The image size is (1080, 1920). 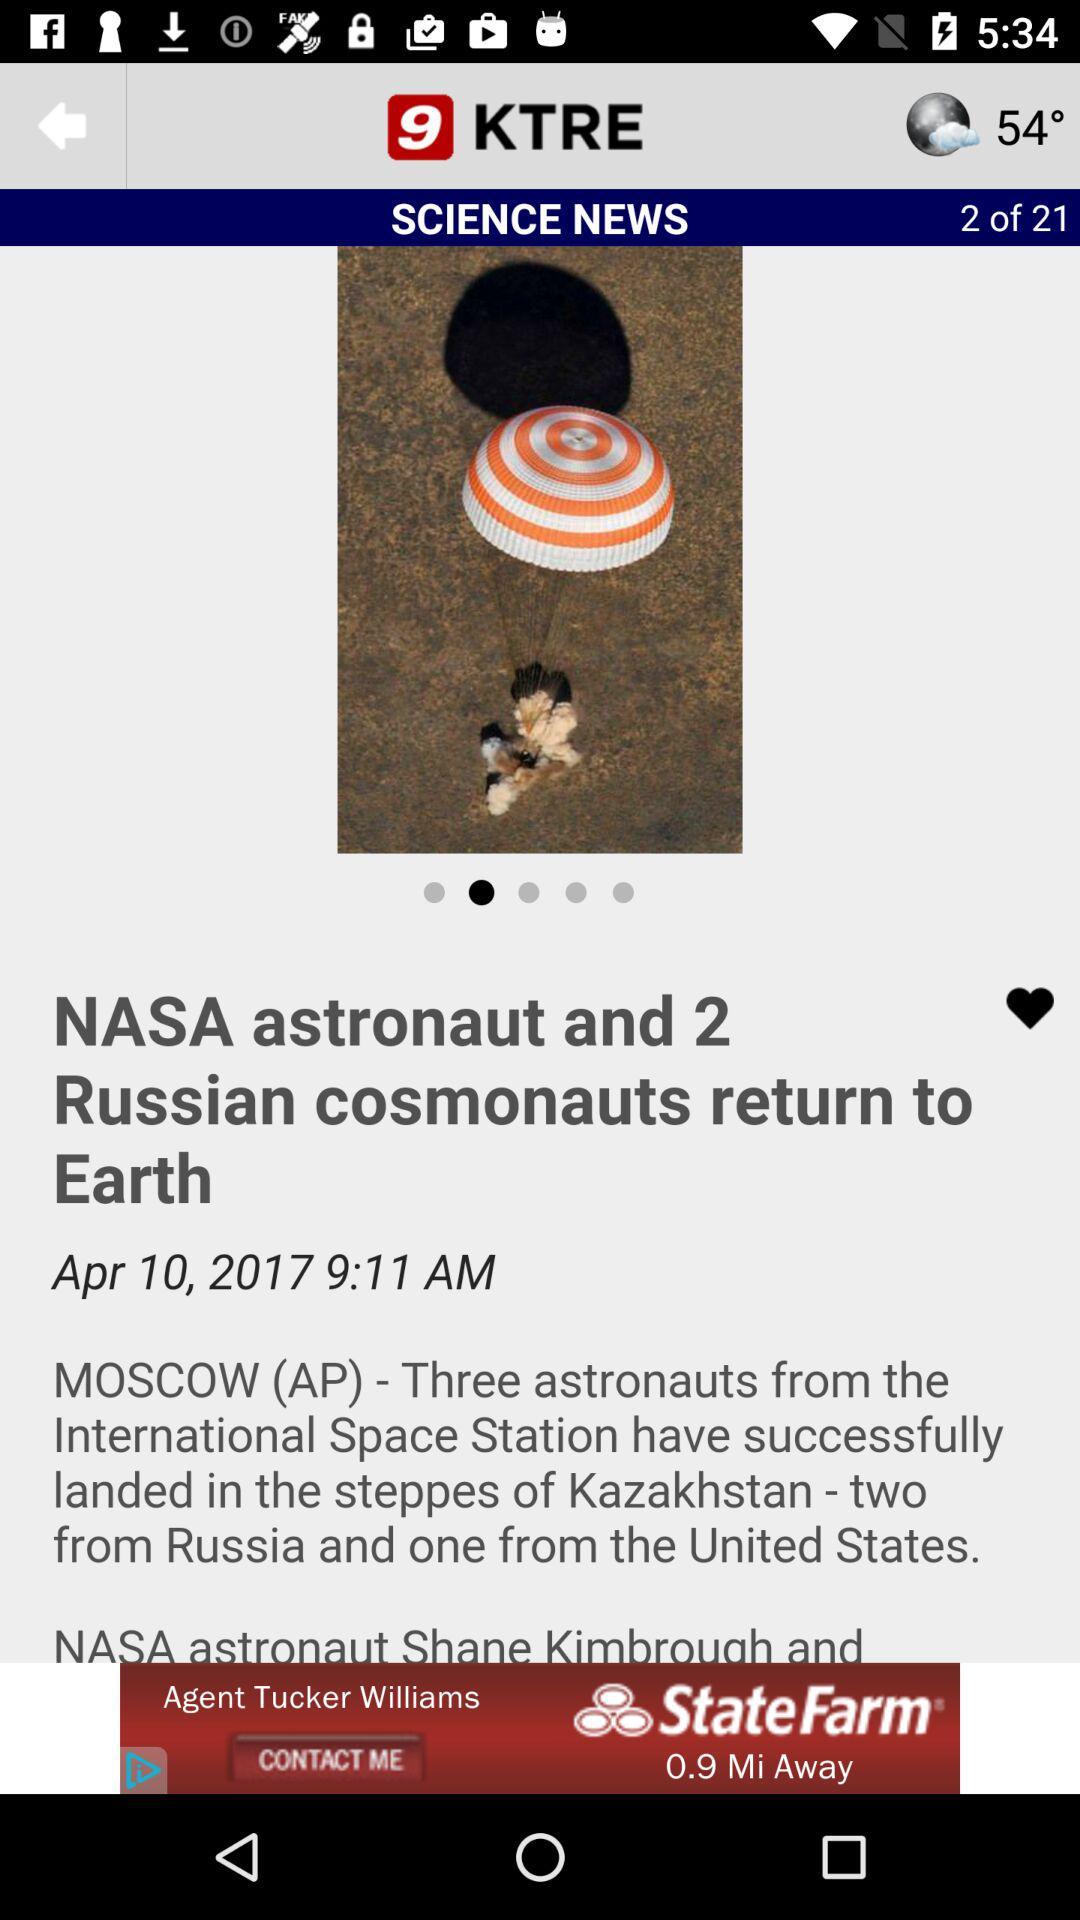 I want to click on goto back, so click(x=61, y=124).